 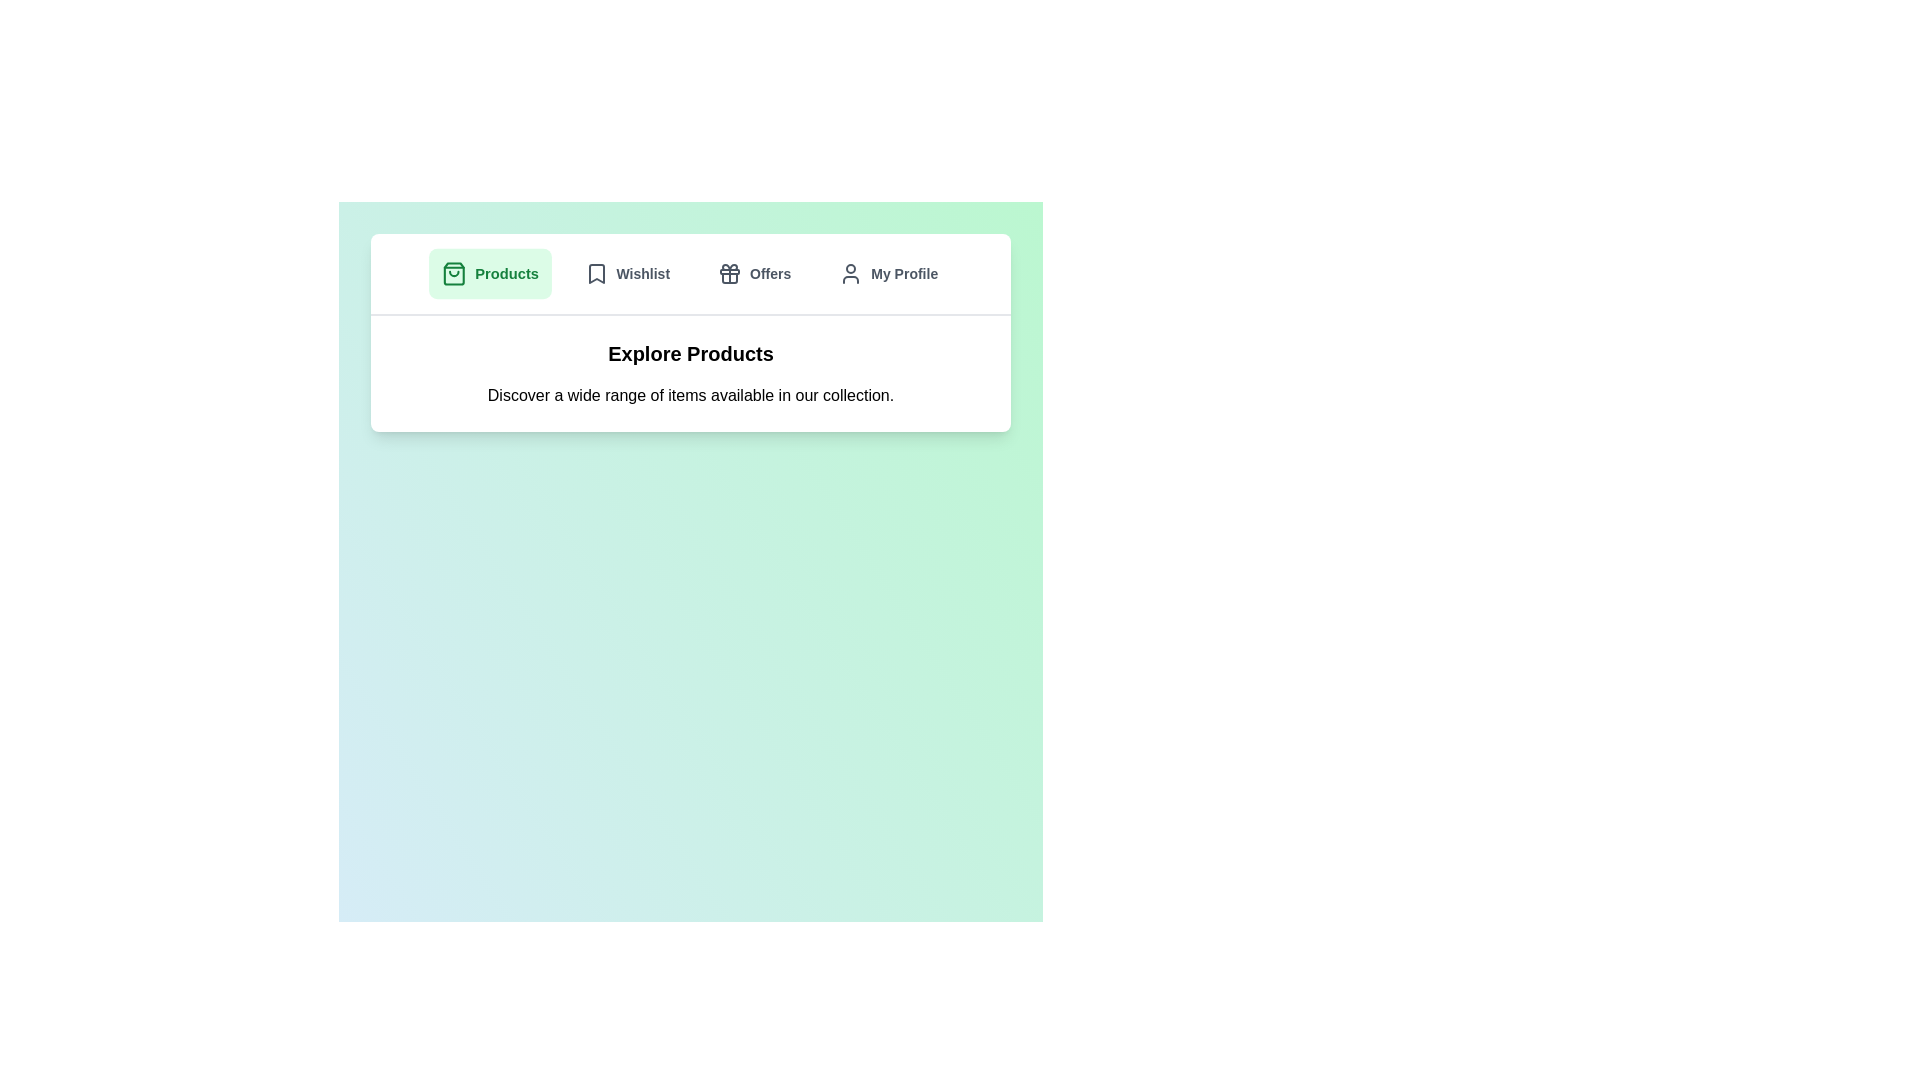 I want to click on the user profile icon located within the 'My Profile' button on the upper navigation bar, so click(x=851, y=273).